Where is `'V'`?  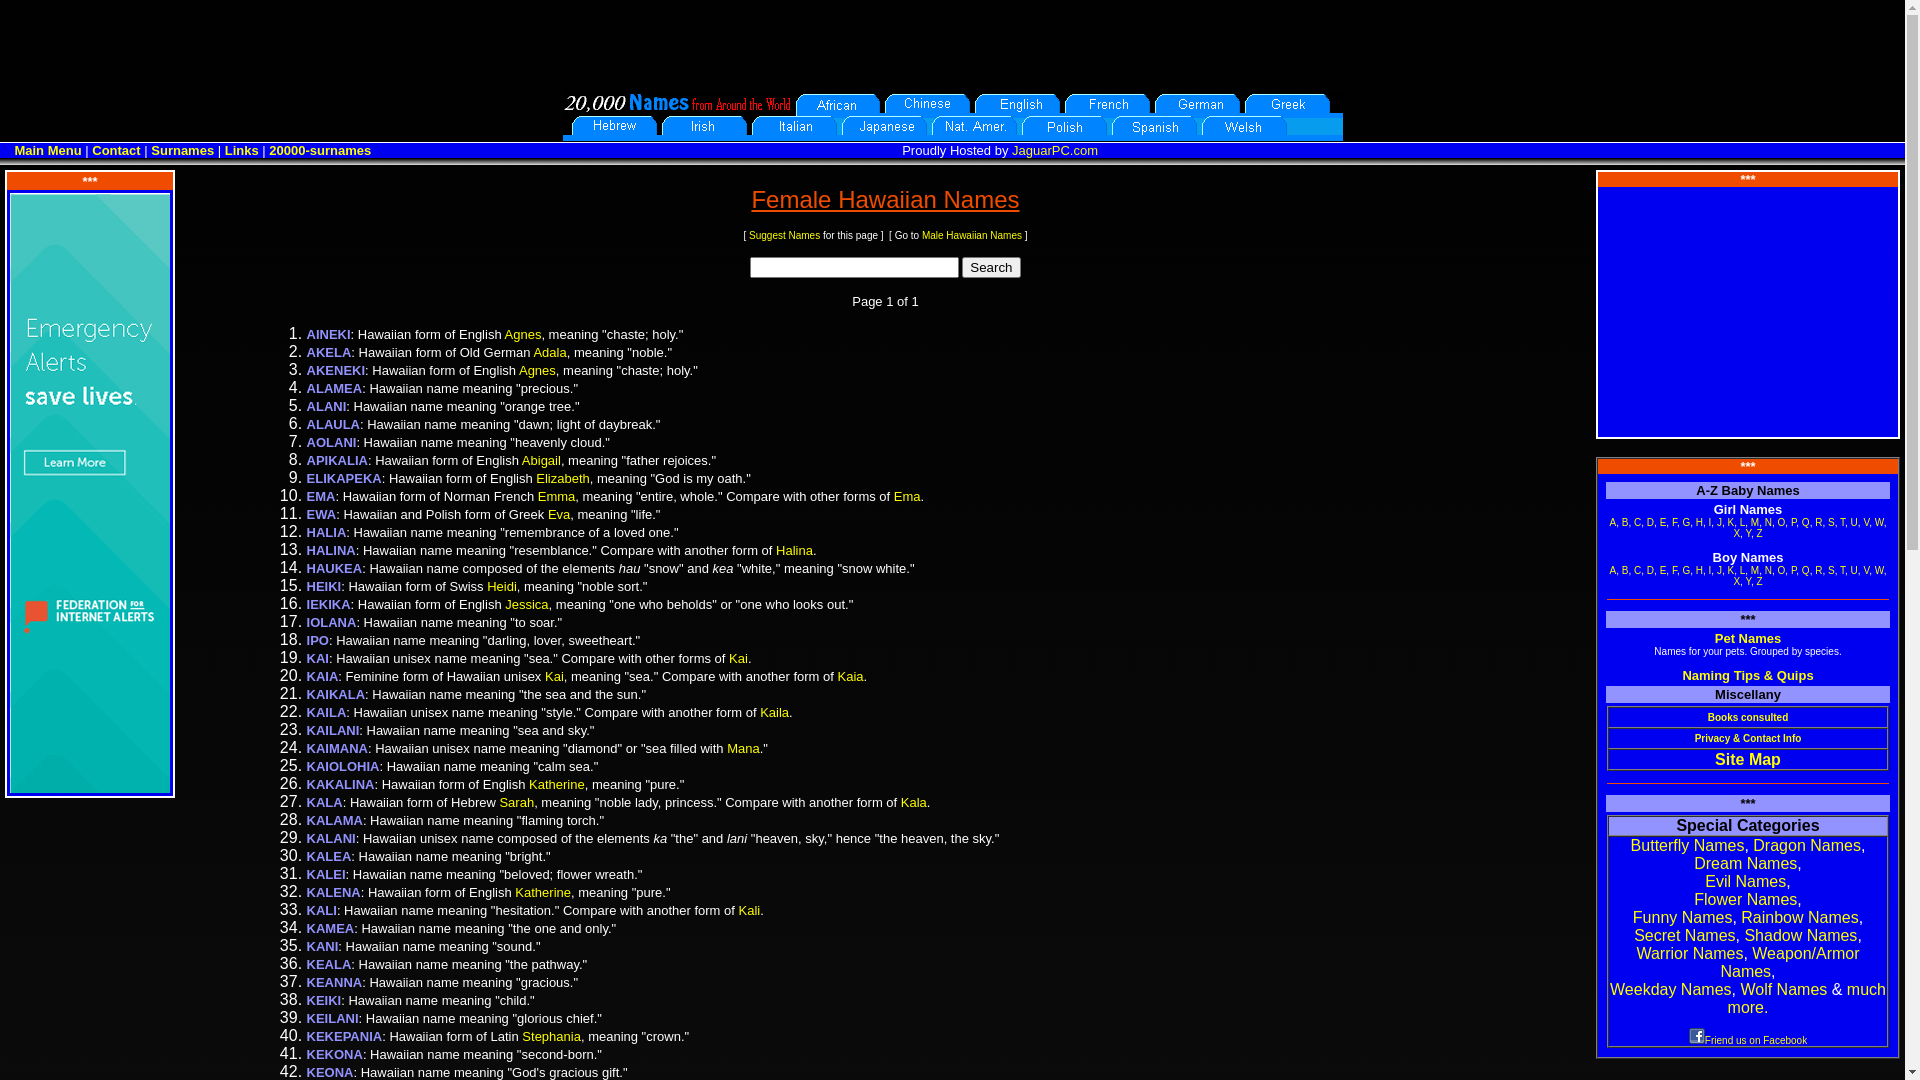 'V' is located at coordinates (1865, 521).